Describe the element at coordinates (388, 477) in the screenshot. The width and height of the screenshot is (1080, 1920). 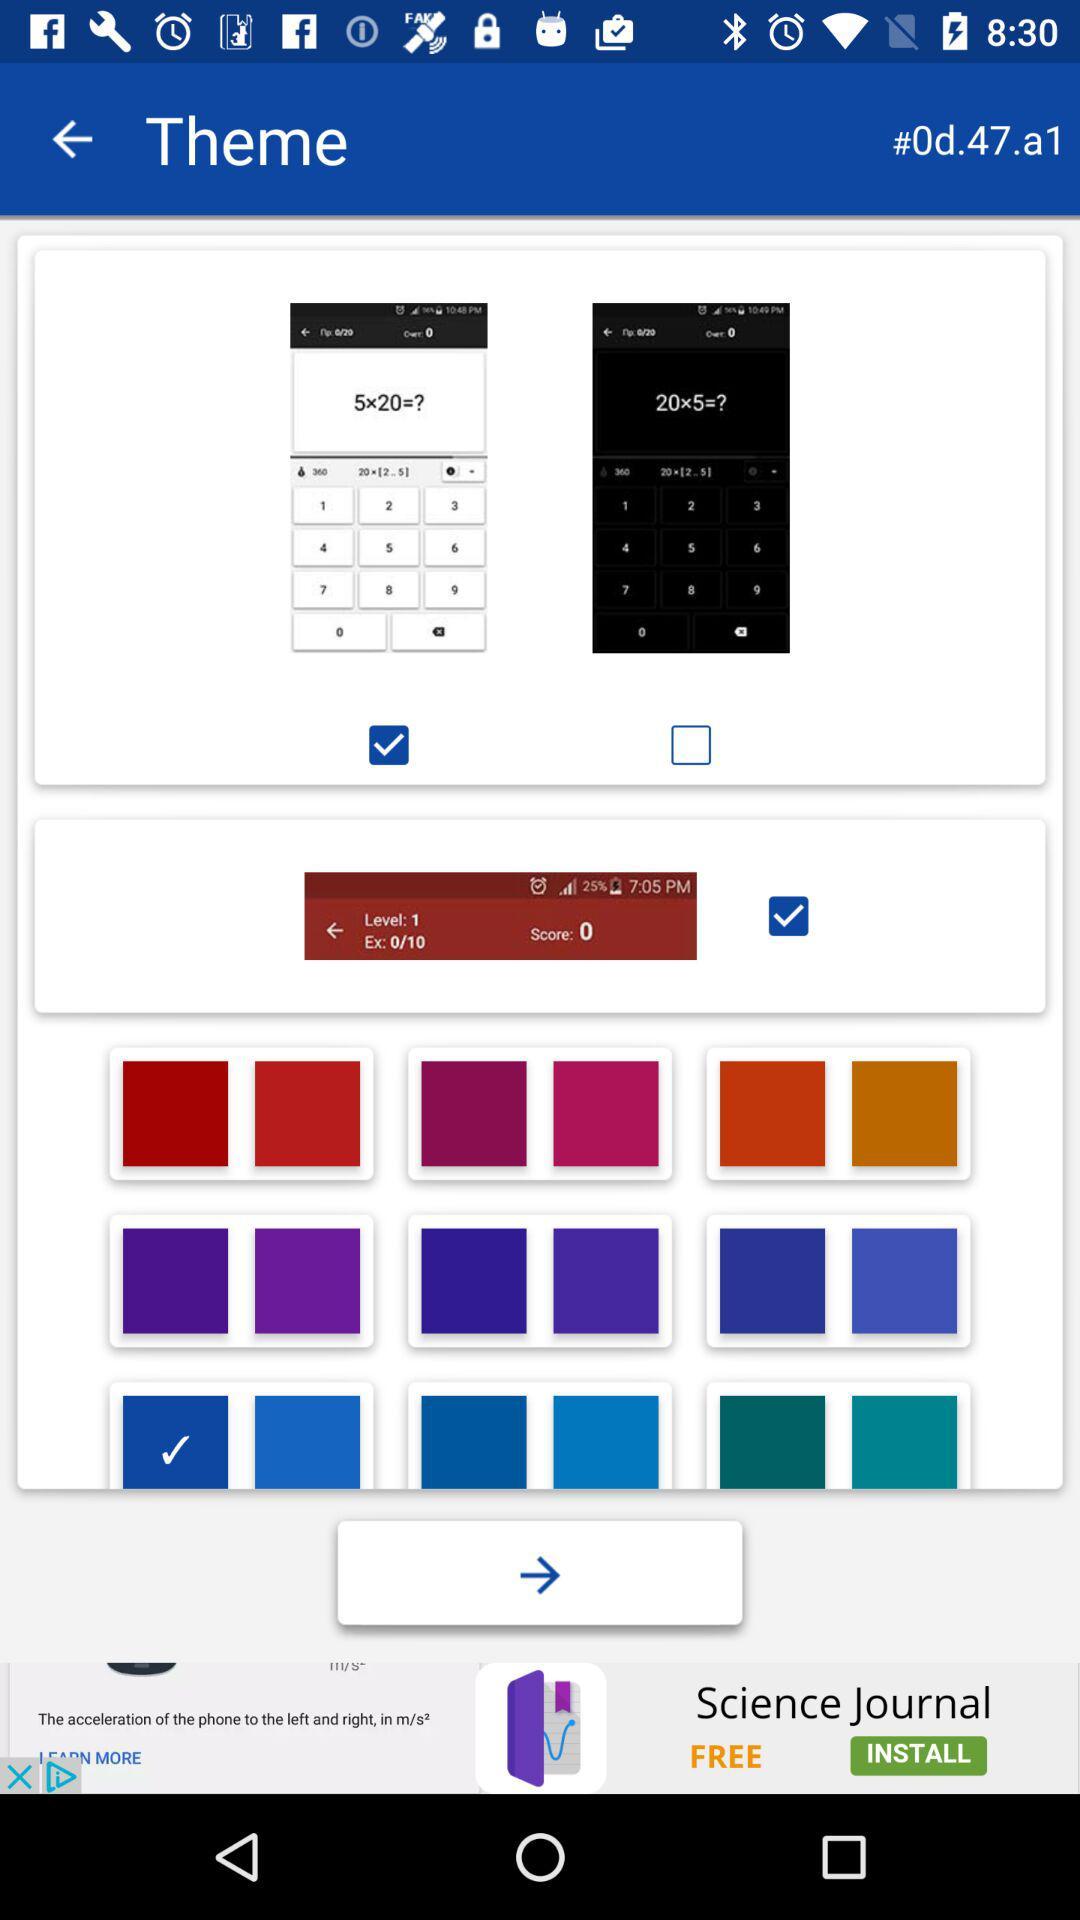
I see `the theme` at that location.